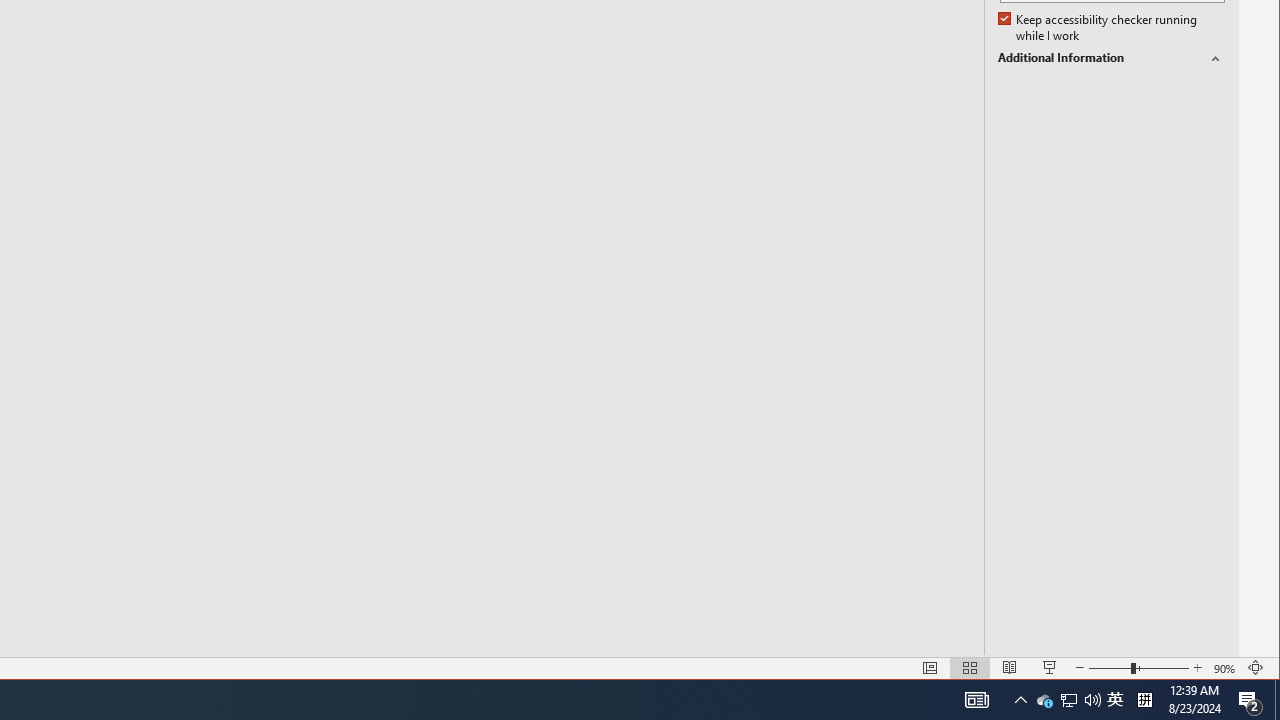 The height and width of the screenshot is (720, 1280). What do you see at coordinates (1198, 668) in the screenshot?
I see `'Zoom In'` at bounding box center [1198, 668].